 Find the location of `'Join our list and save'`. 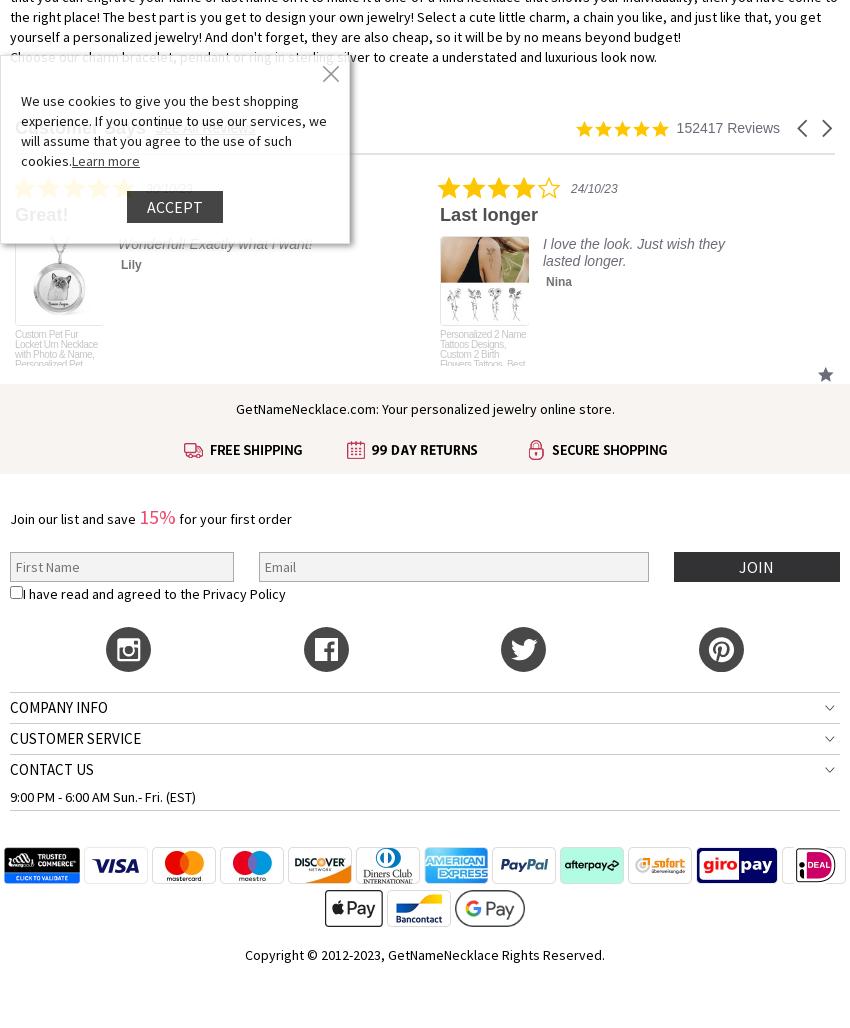

'Join our list and save' is located at coordinates (74, 518).